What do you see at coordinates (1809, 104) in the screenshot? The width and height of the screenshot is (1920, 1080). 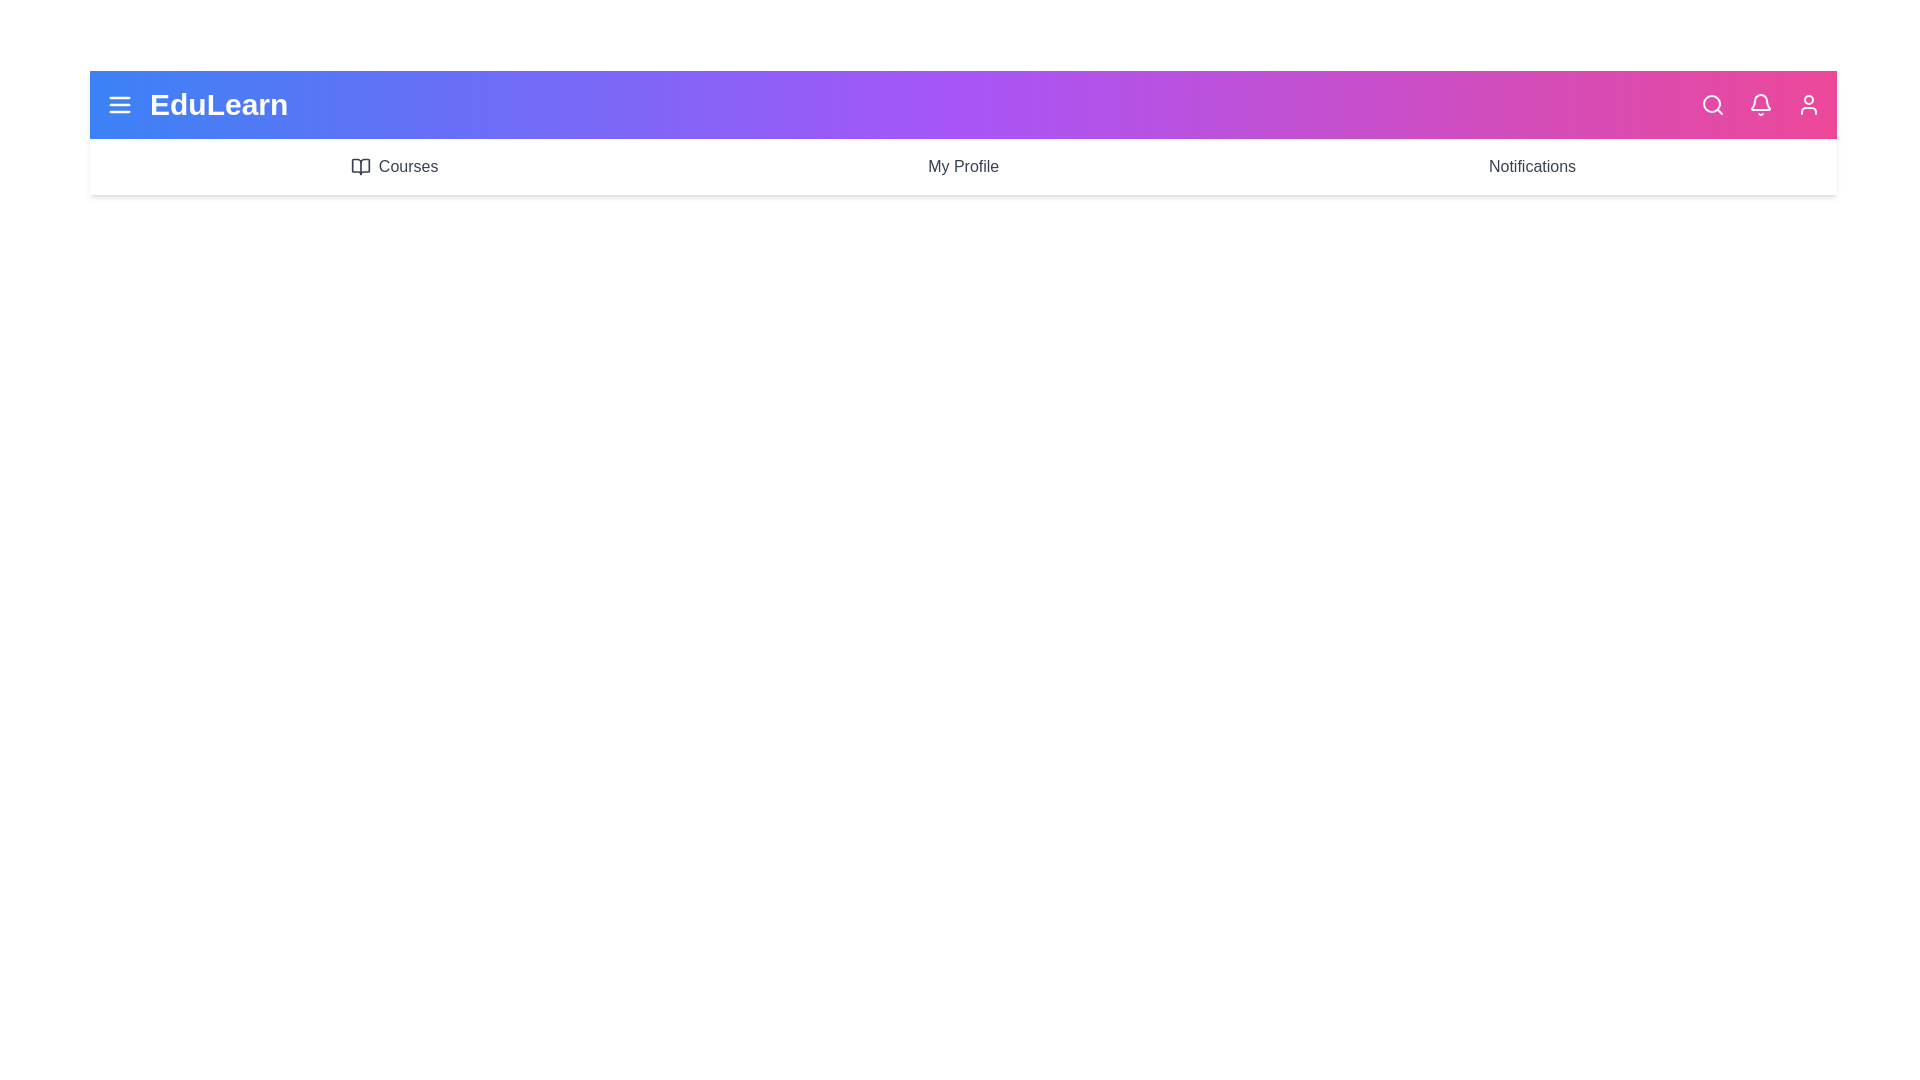 I see `the user icon to observe its hover effect` at bounding box center [1809, 104].